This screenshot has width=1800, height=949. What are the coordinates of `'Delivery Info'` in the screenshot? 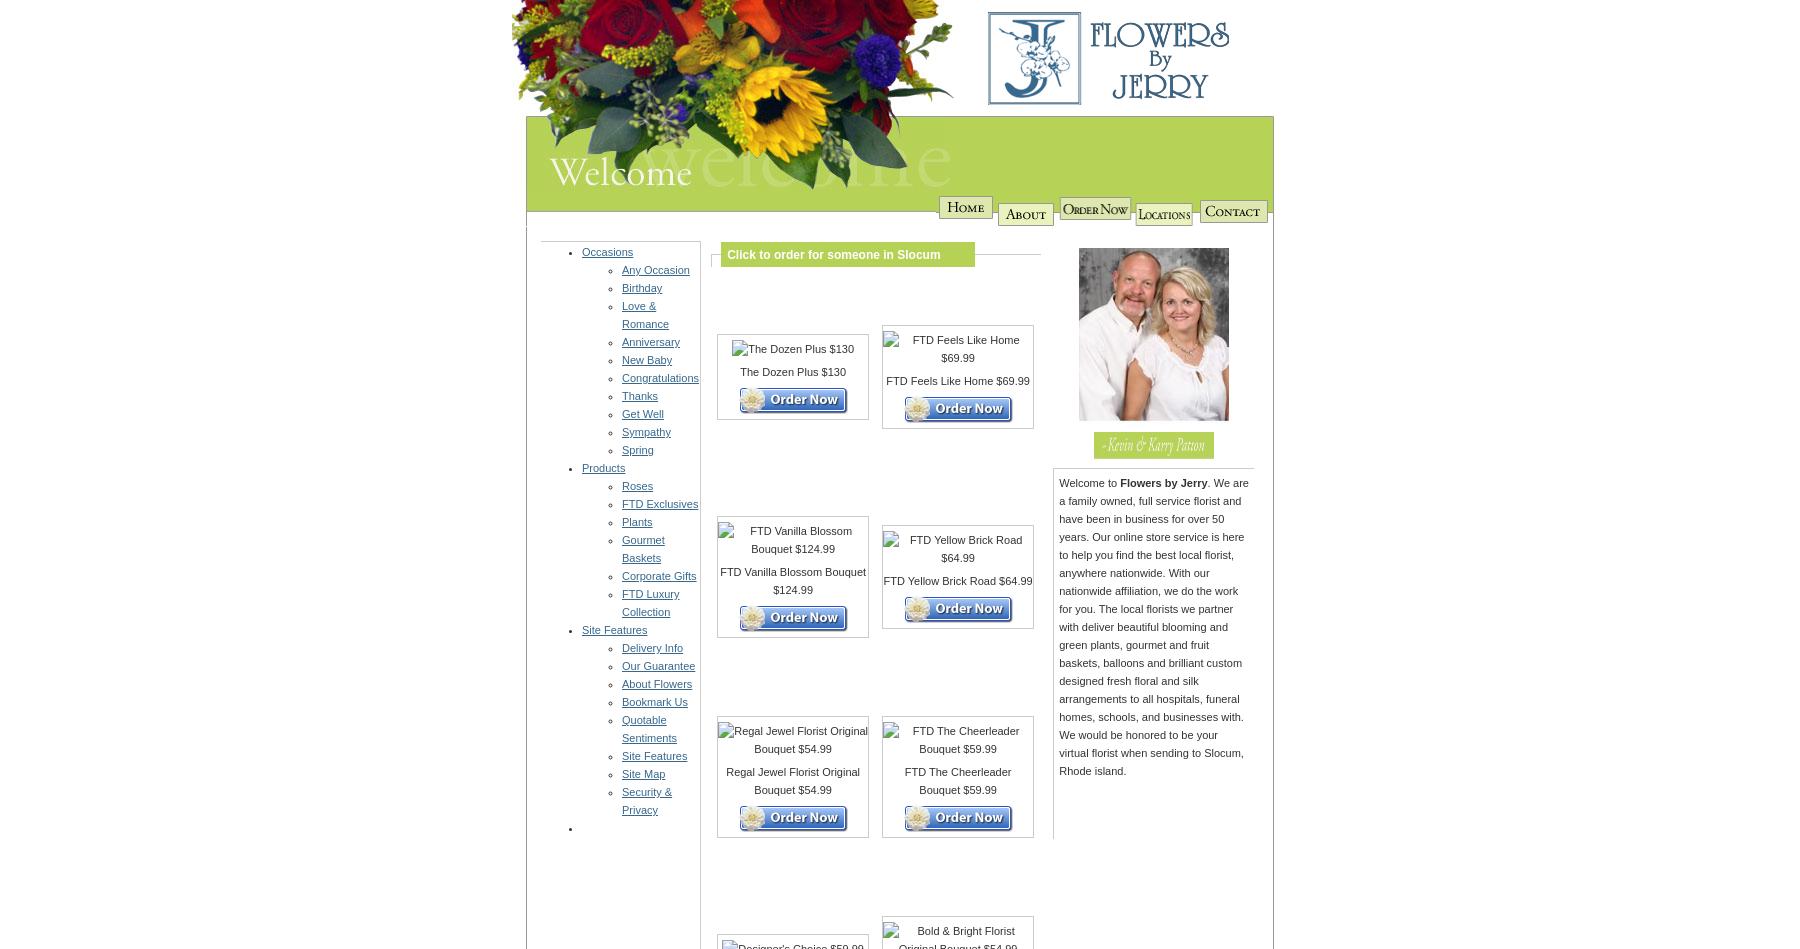 It's located at (652, 647).